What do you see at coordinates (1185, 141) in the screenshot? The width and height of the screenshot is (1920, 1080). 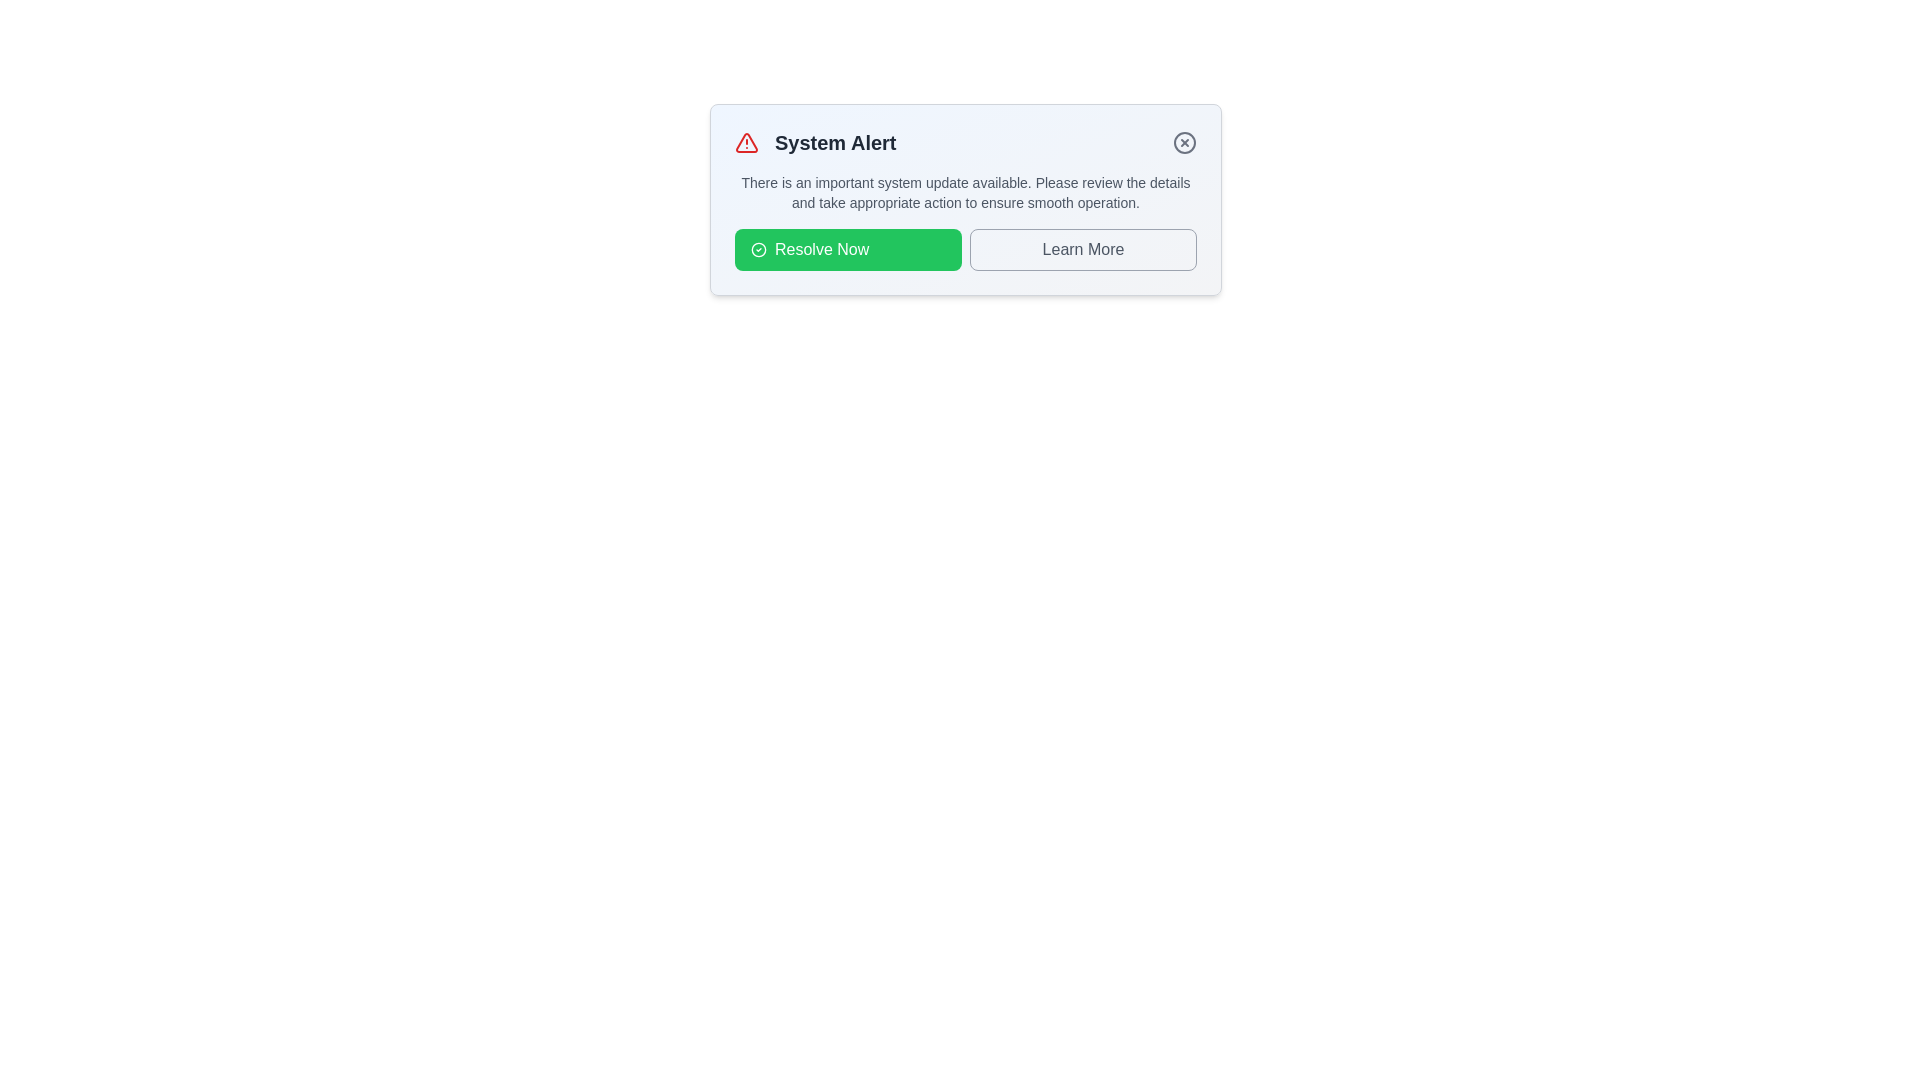 I see `close button (X icon) to dismiss the alert` at bounding box center [1185, 141].